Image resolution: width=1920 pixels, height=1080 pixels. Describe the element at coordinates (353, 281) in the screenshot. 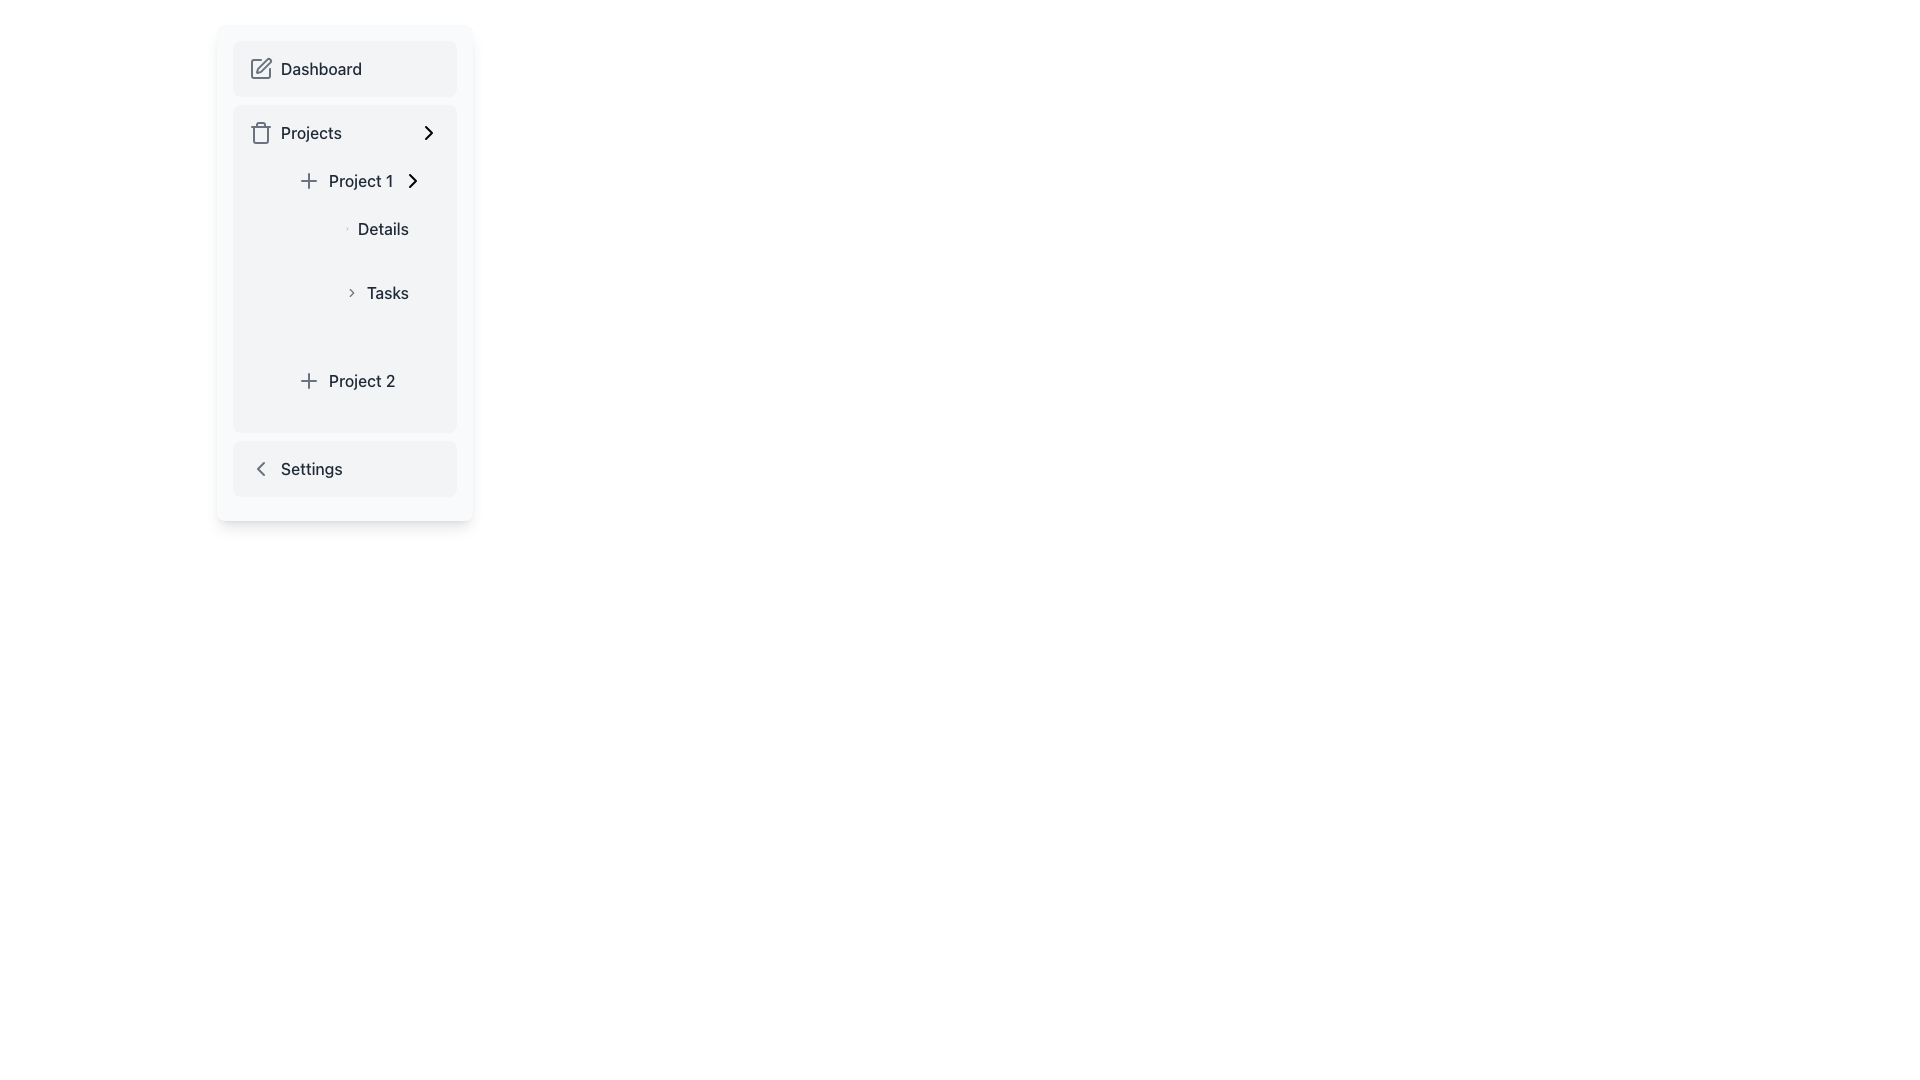

I see `the sub-item within the 'Projects' section` at that location.